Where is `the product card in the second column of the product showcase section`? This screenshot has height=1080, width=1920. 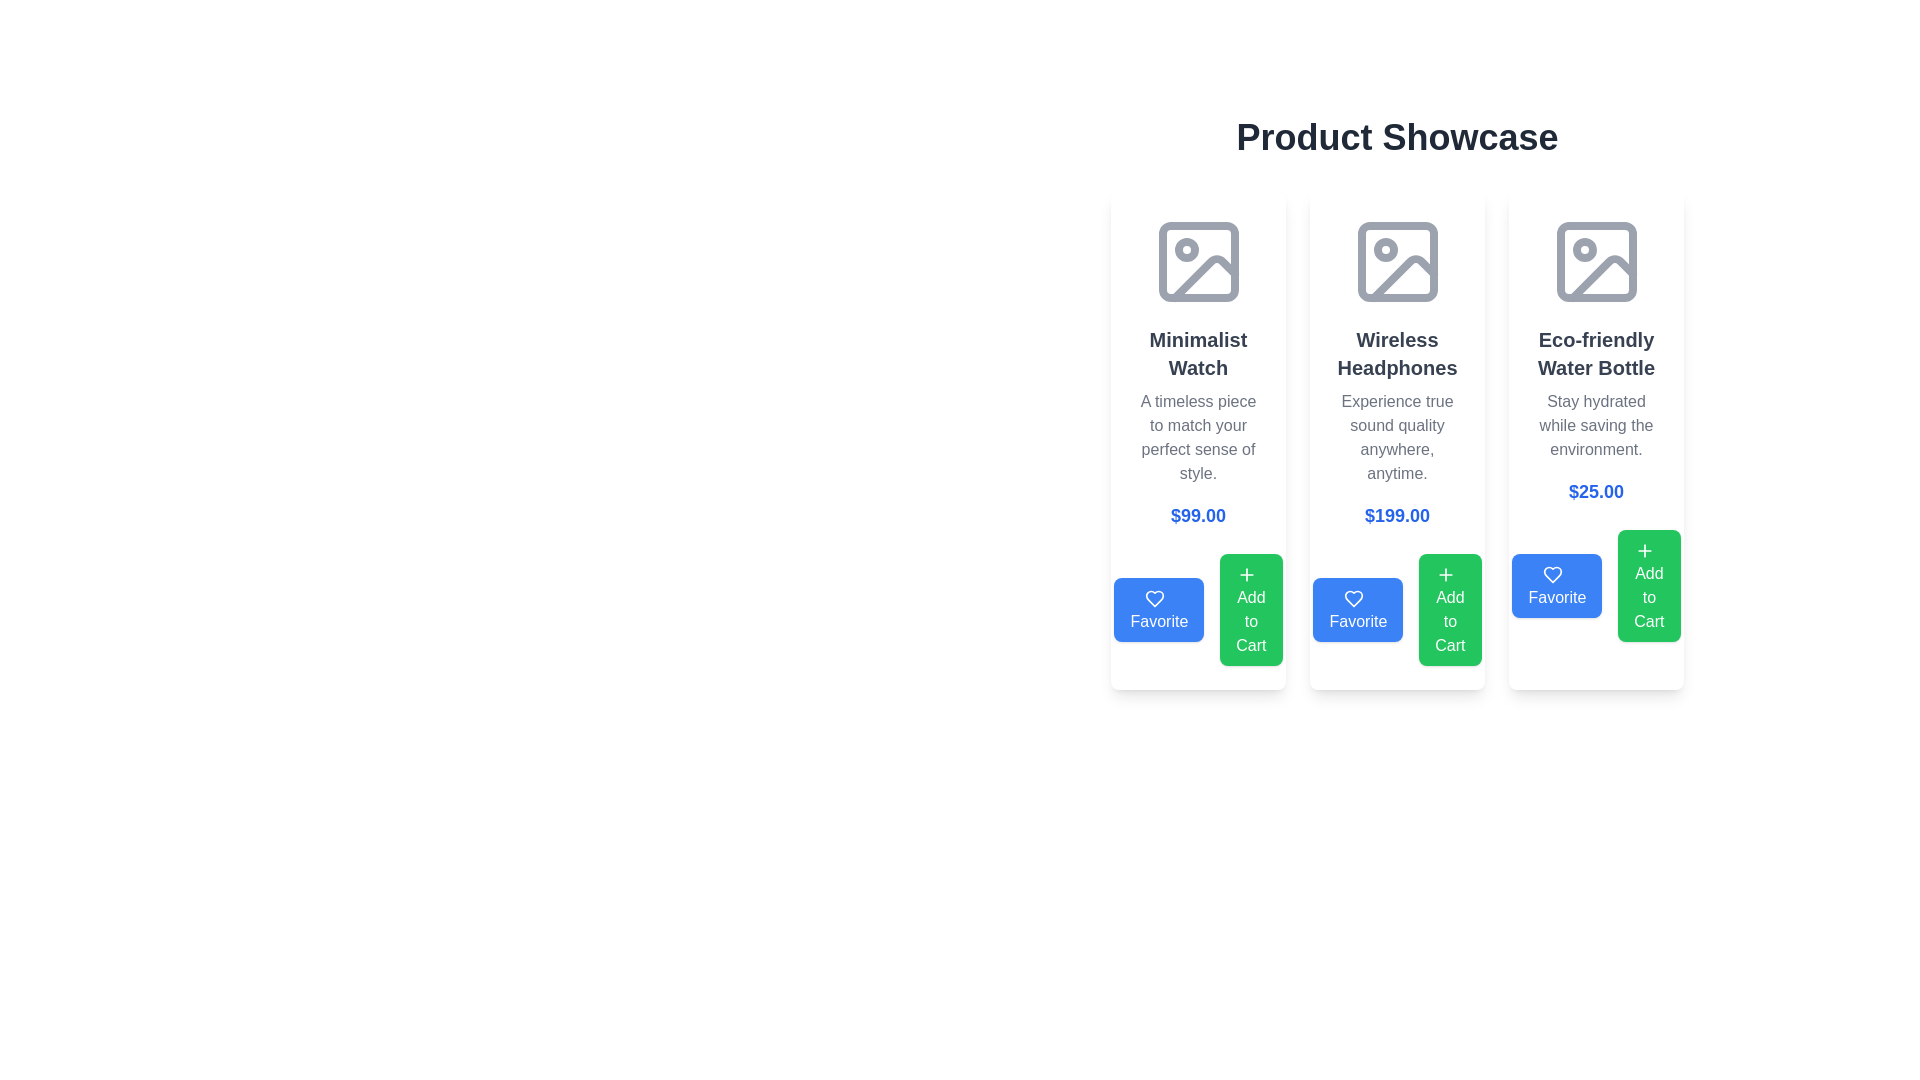
the product card in the second column of the product showcase section is located at coordinates (1396, 438).